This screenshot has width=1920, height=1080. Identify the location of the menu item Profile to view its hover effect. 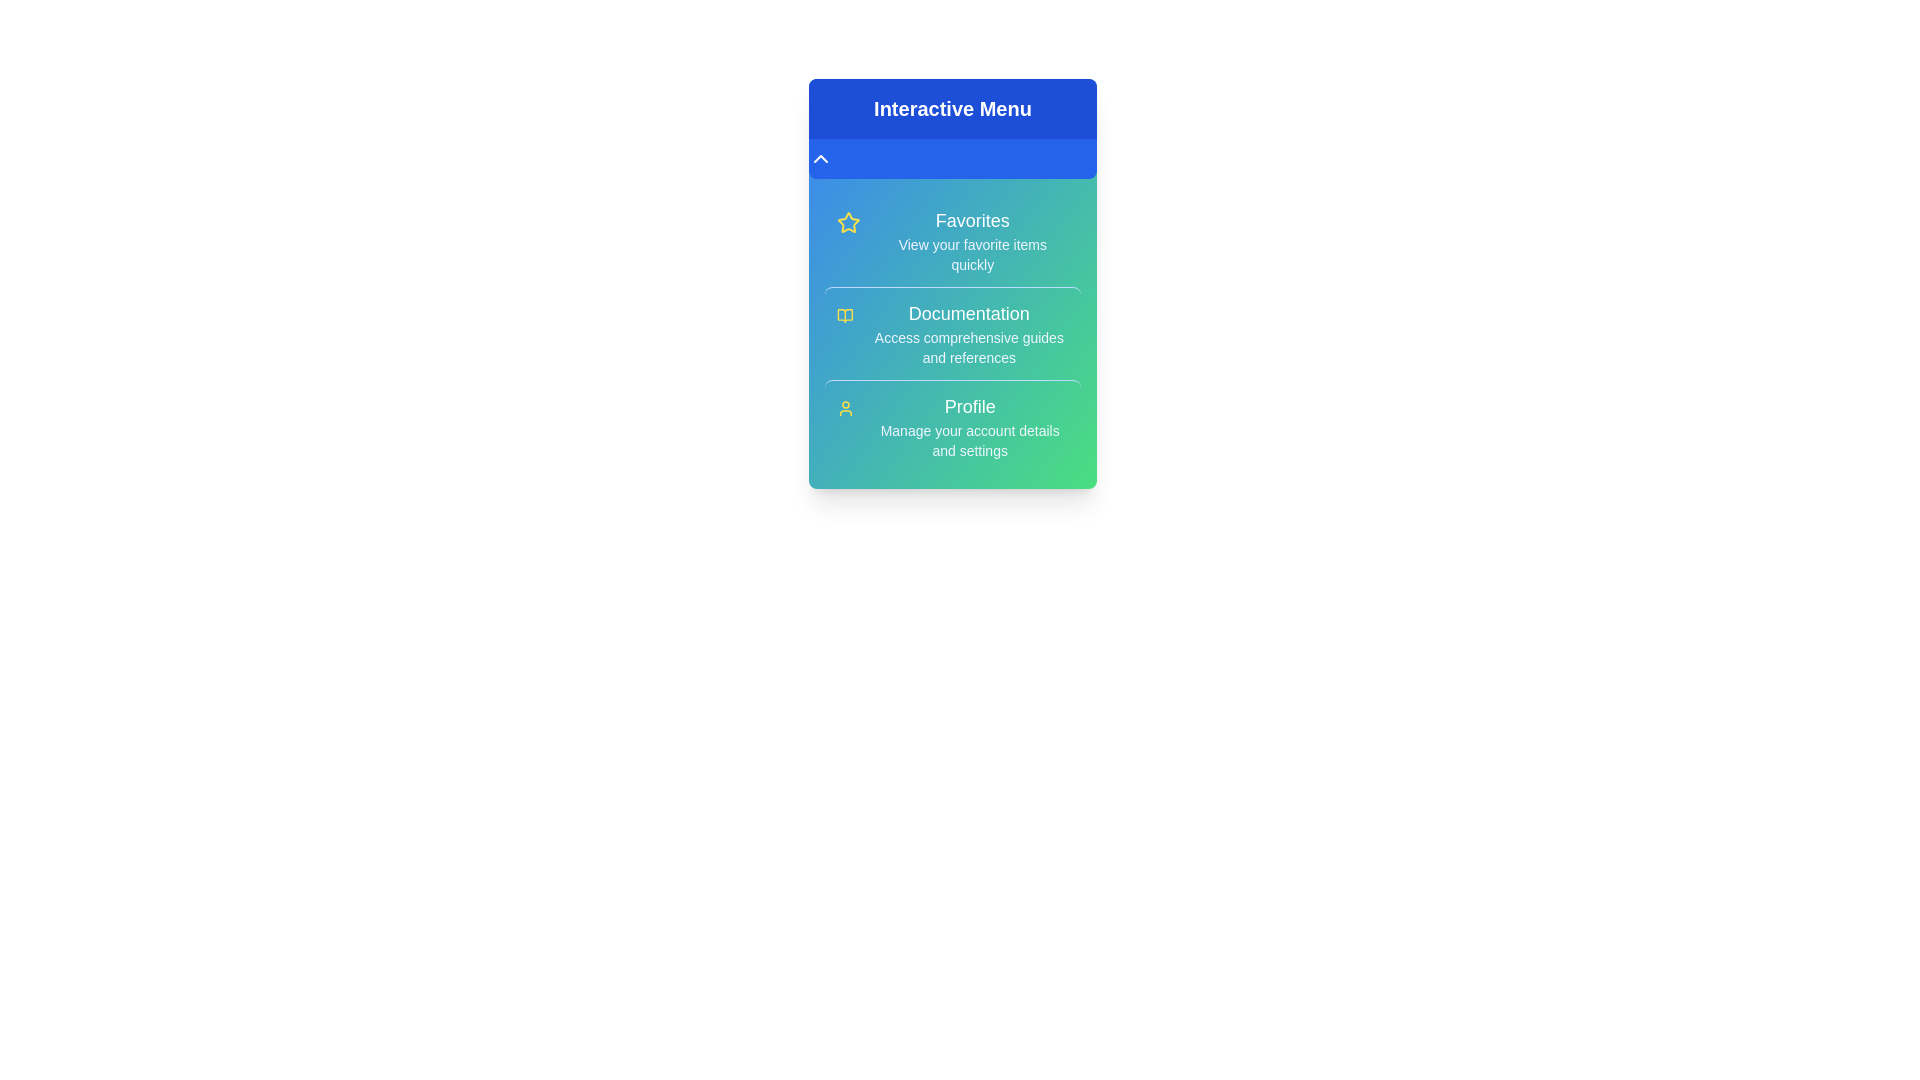
(952, 424).